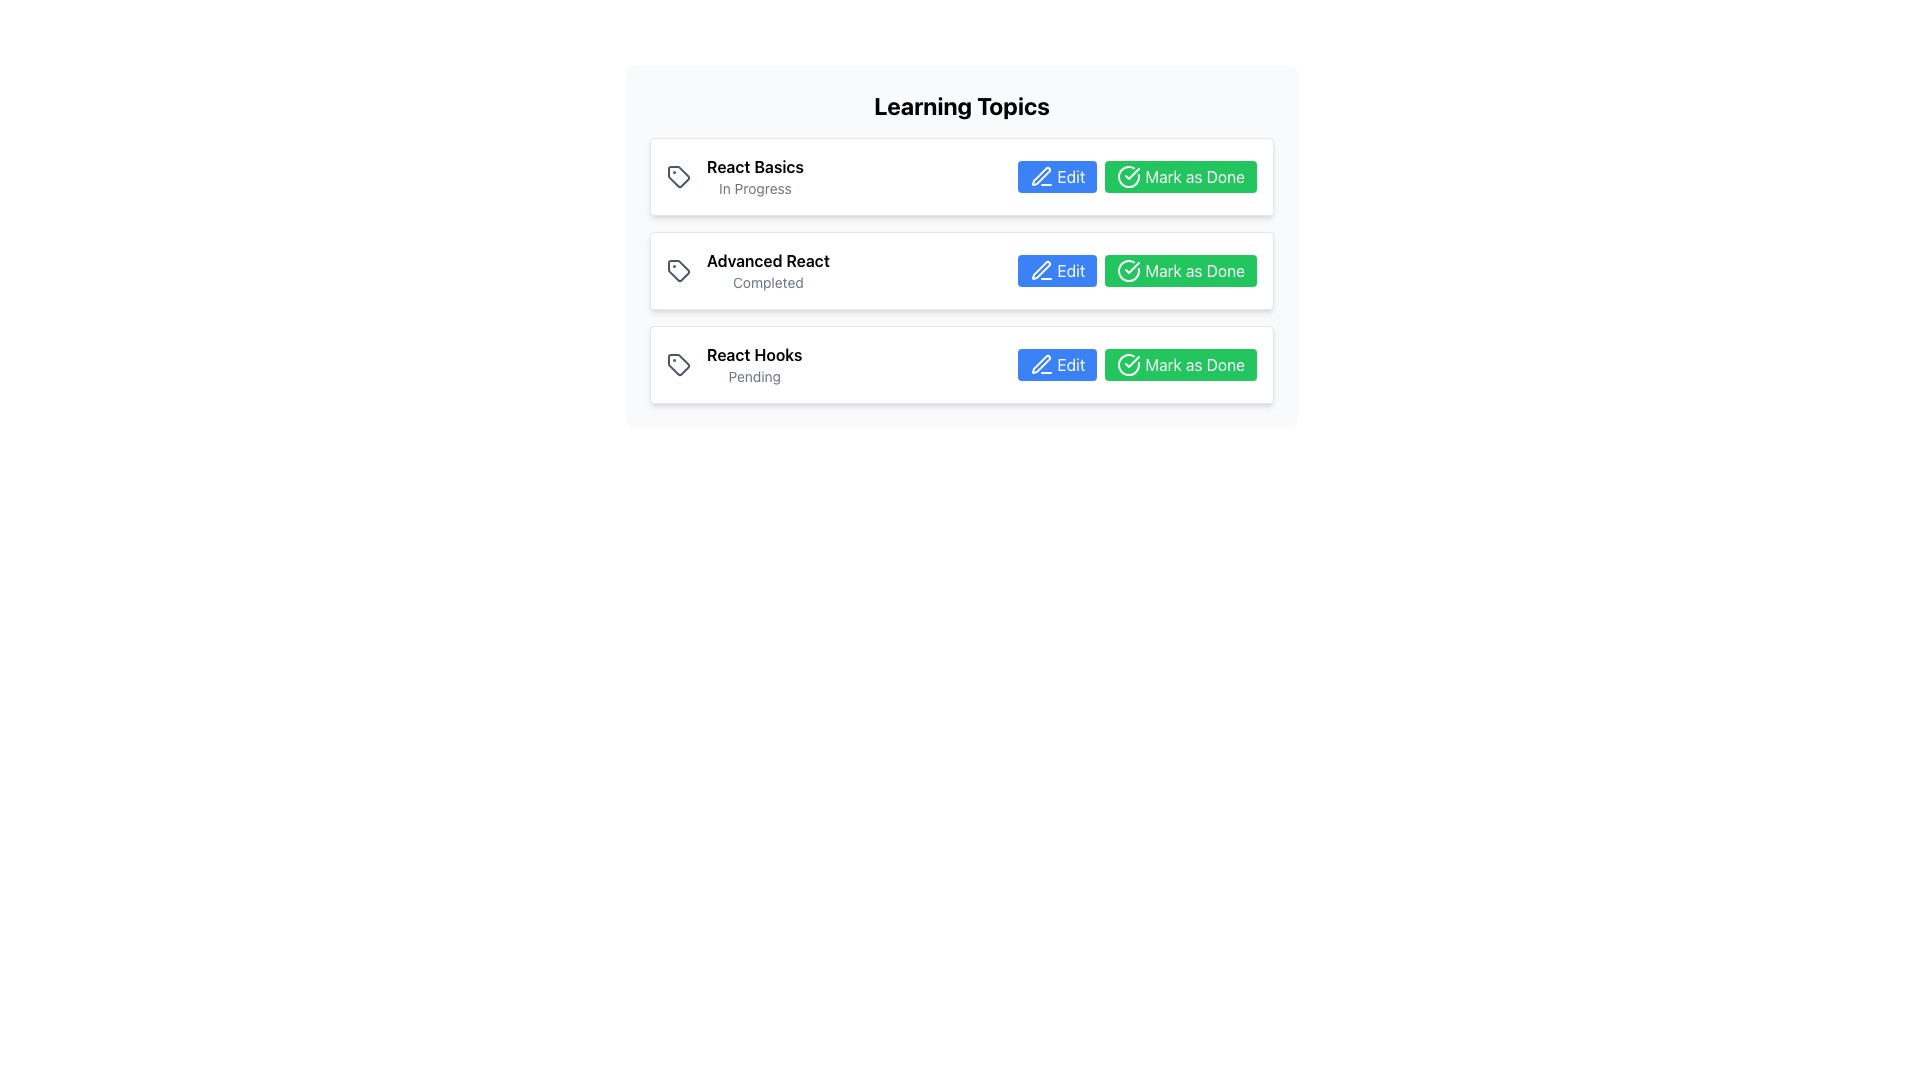 Image resolution: width=1920 pixels, height=1080 pixels. Describe the element at coordinates (678, 270) in the screenshot. I see `the tag-style icon with a gray outline and a circular dot, located within the 'Advanced React' and 'Completed' row, positioned on the left side adjacent to the text` at that location.